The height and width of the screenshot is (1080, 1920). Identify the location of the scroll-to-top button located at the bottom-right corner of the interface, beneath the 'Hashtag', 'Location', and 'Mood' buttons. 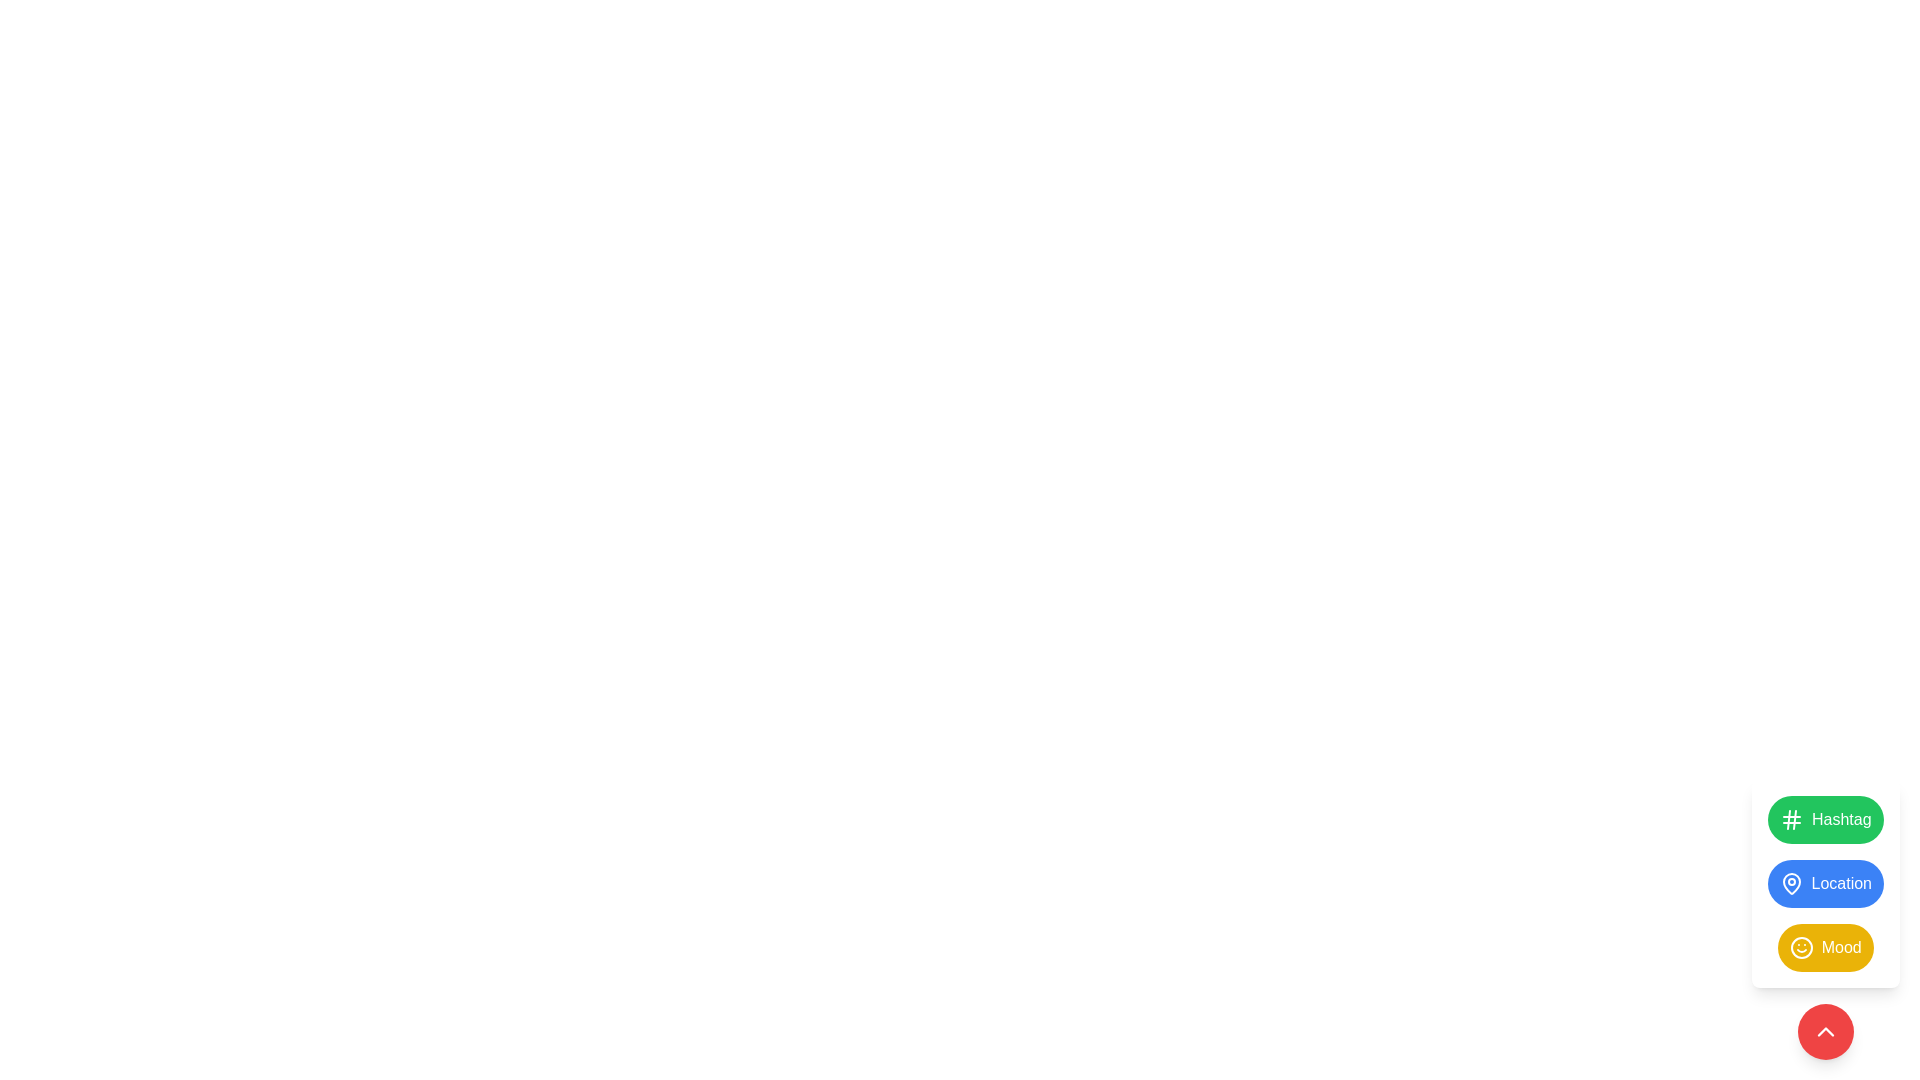
(1825, 1032).